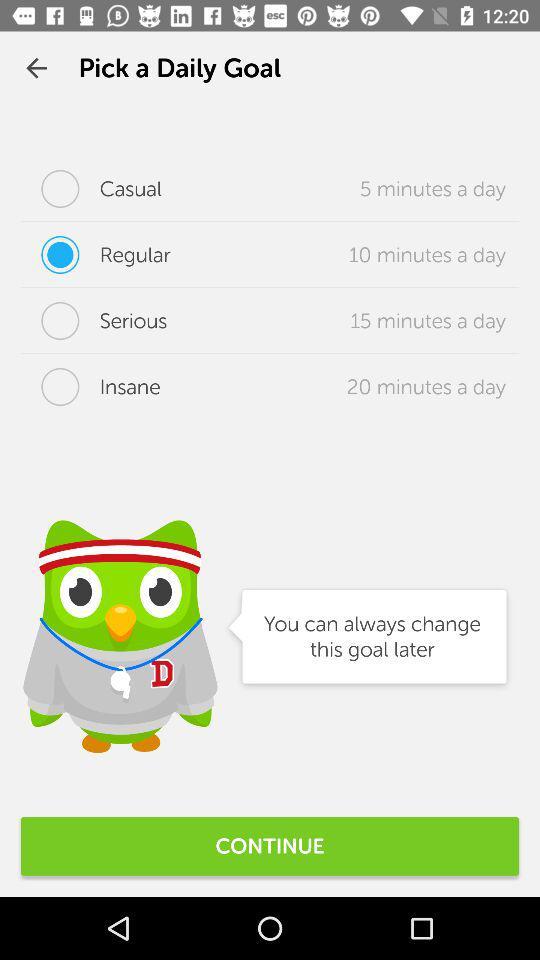 The width and height of the screenshot is (540, 960). What do you see at coordinates (93, 321) in the screenshot?
I see `icon below regular` at bounding box center [93, 321].